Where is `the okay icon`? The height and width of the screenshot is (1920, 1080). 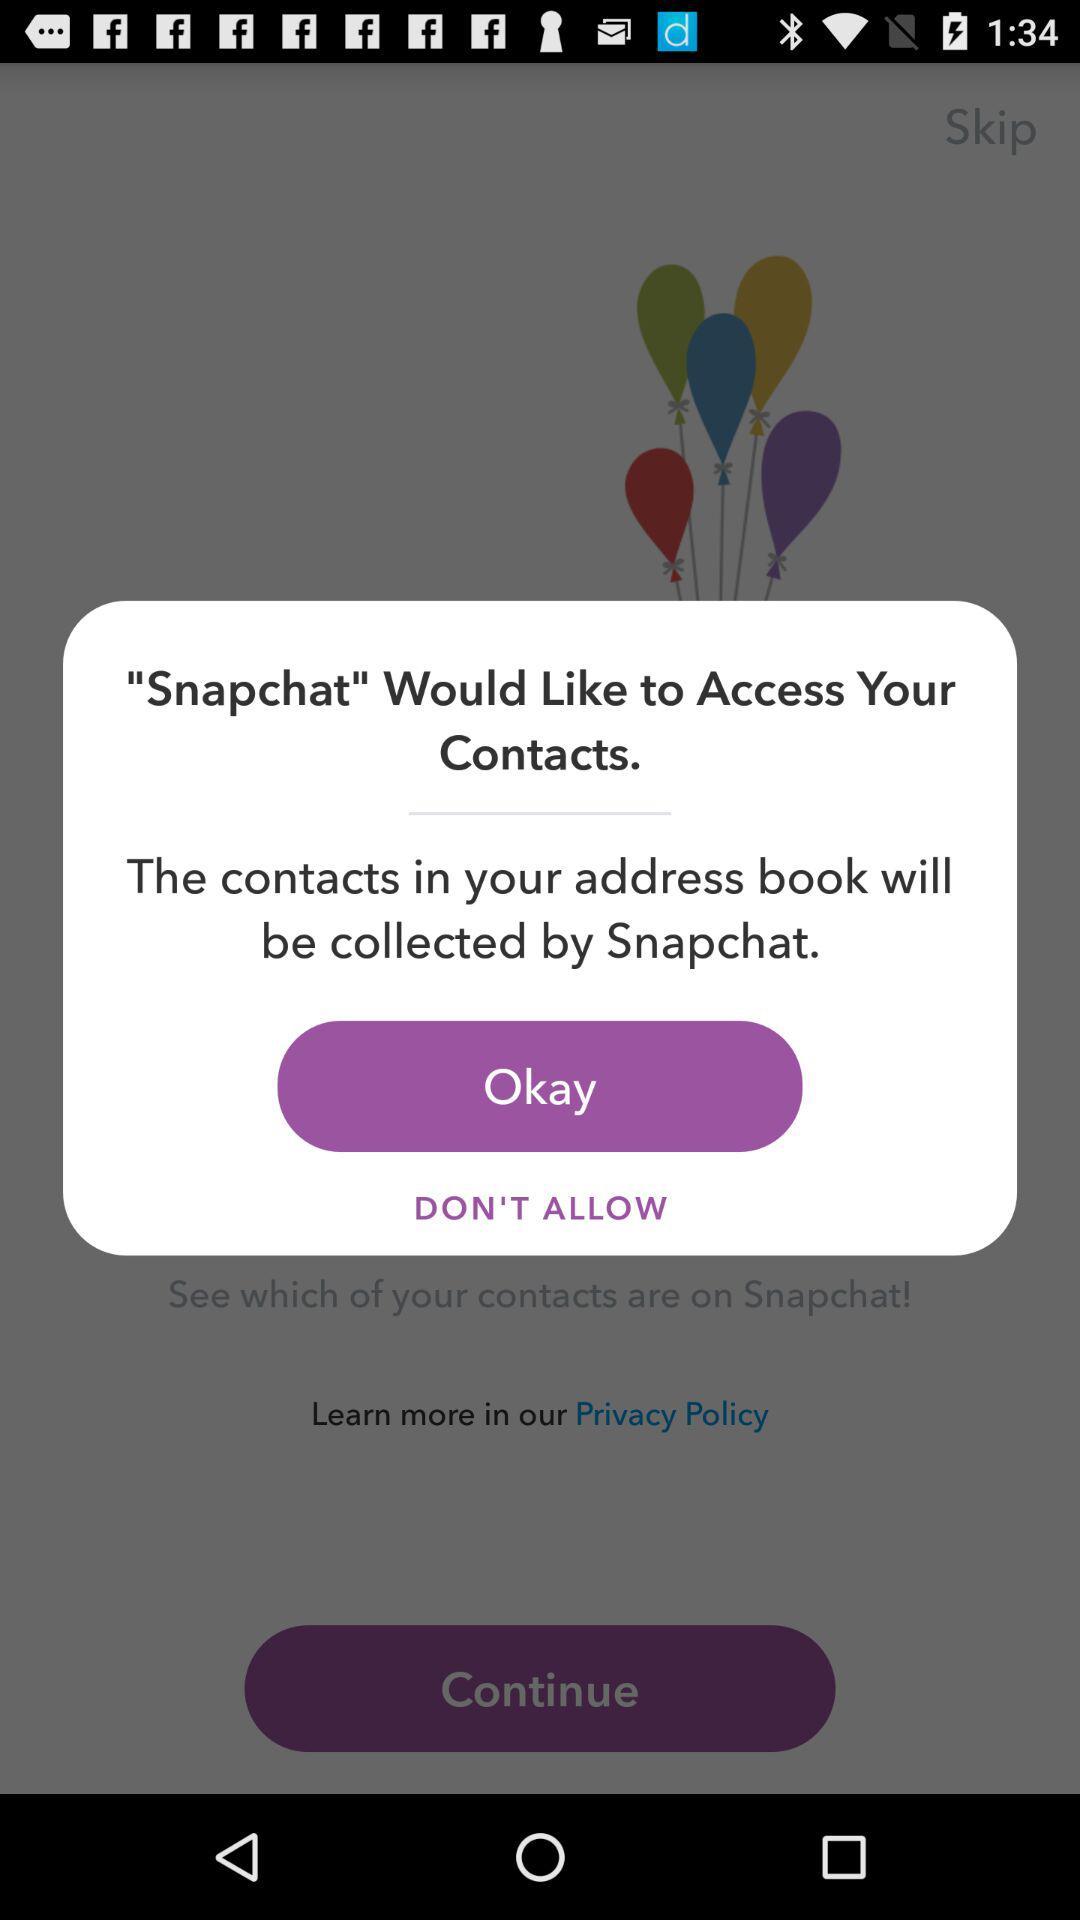 the okay icon is located at coordinates (540, 1085).